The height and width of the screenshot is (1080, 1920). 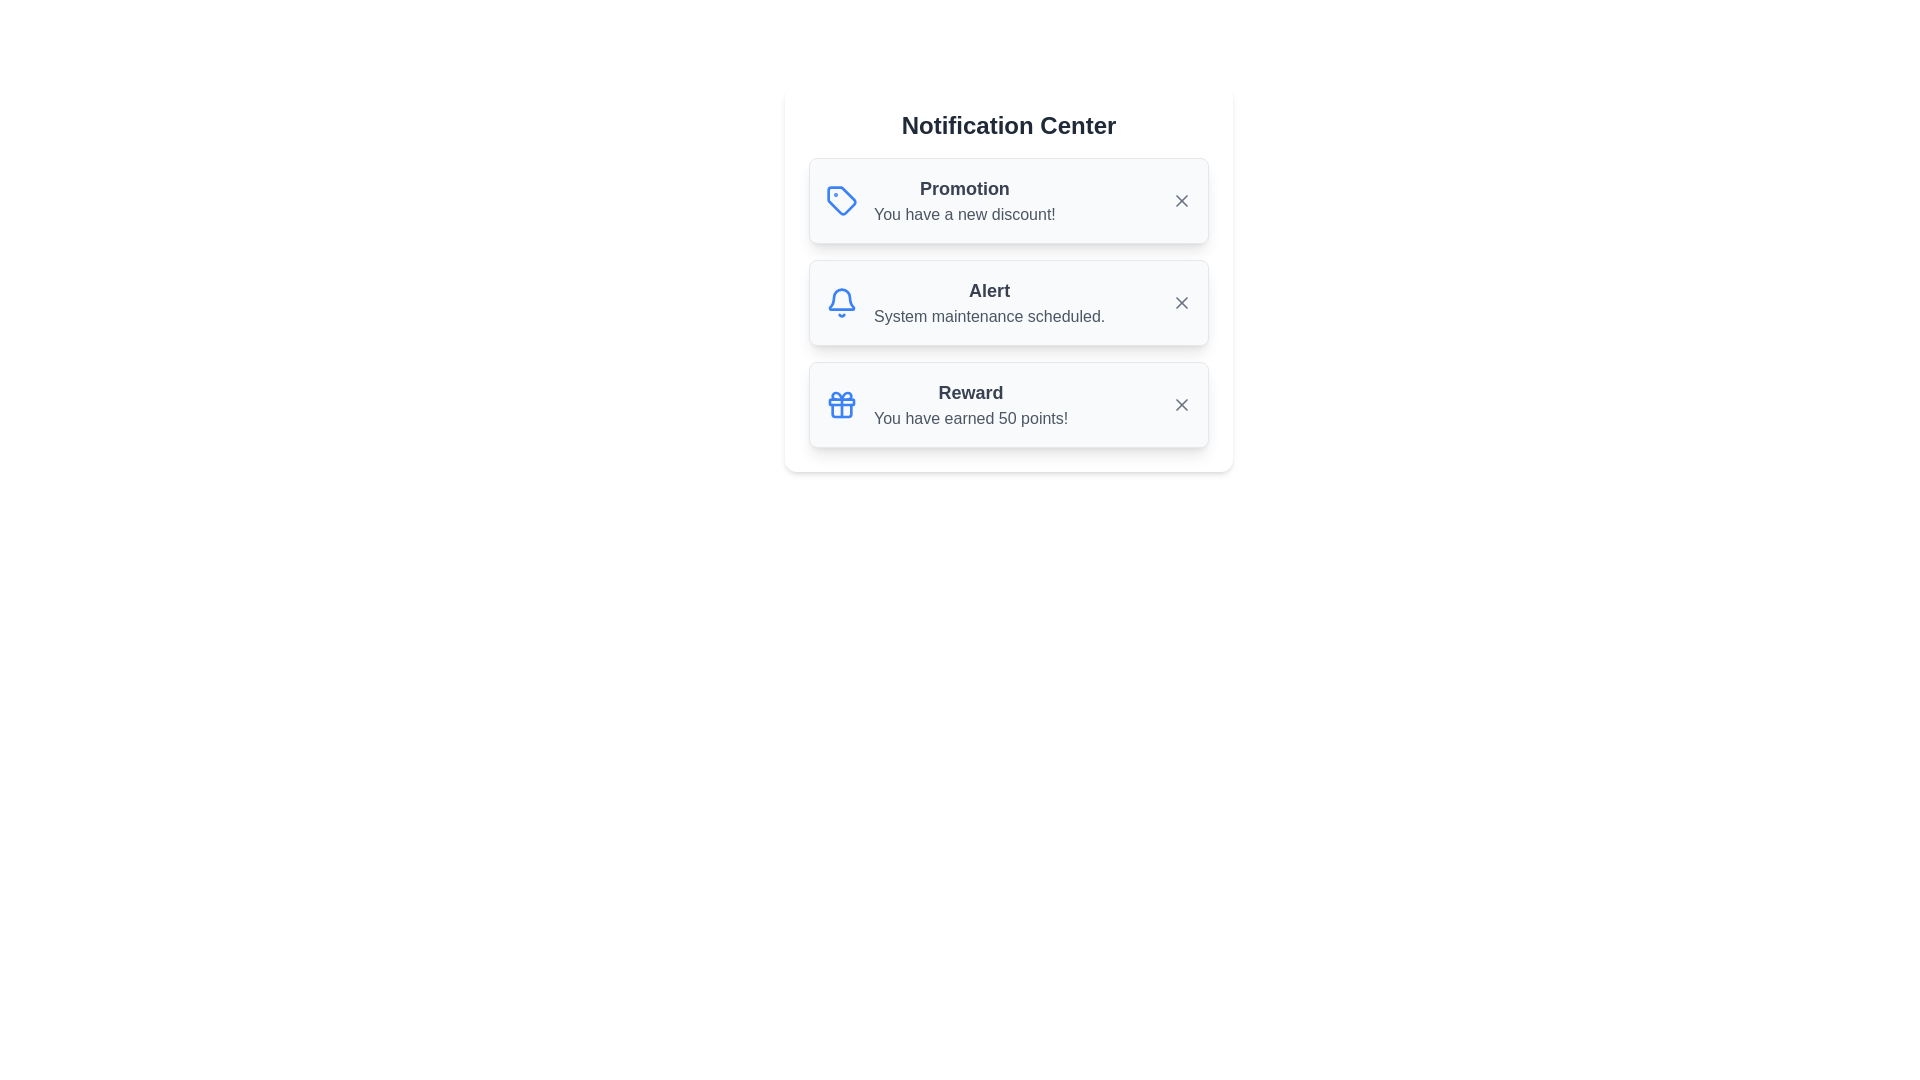 What do you see at coordinates (841, 200) in the screenshot?
I see `the promotion notification icon located to the left of the 'Promotion' text heading in the topmost notification card` at bounding box center [841, 200].